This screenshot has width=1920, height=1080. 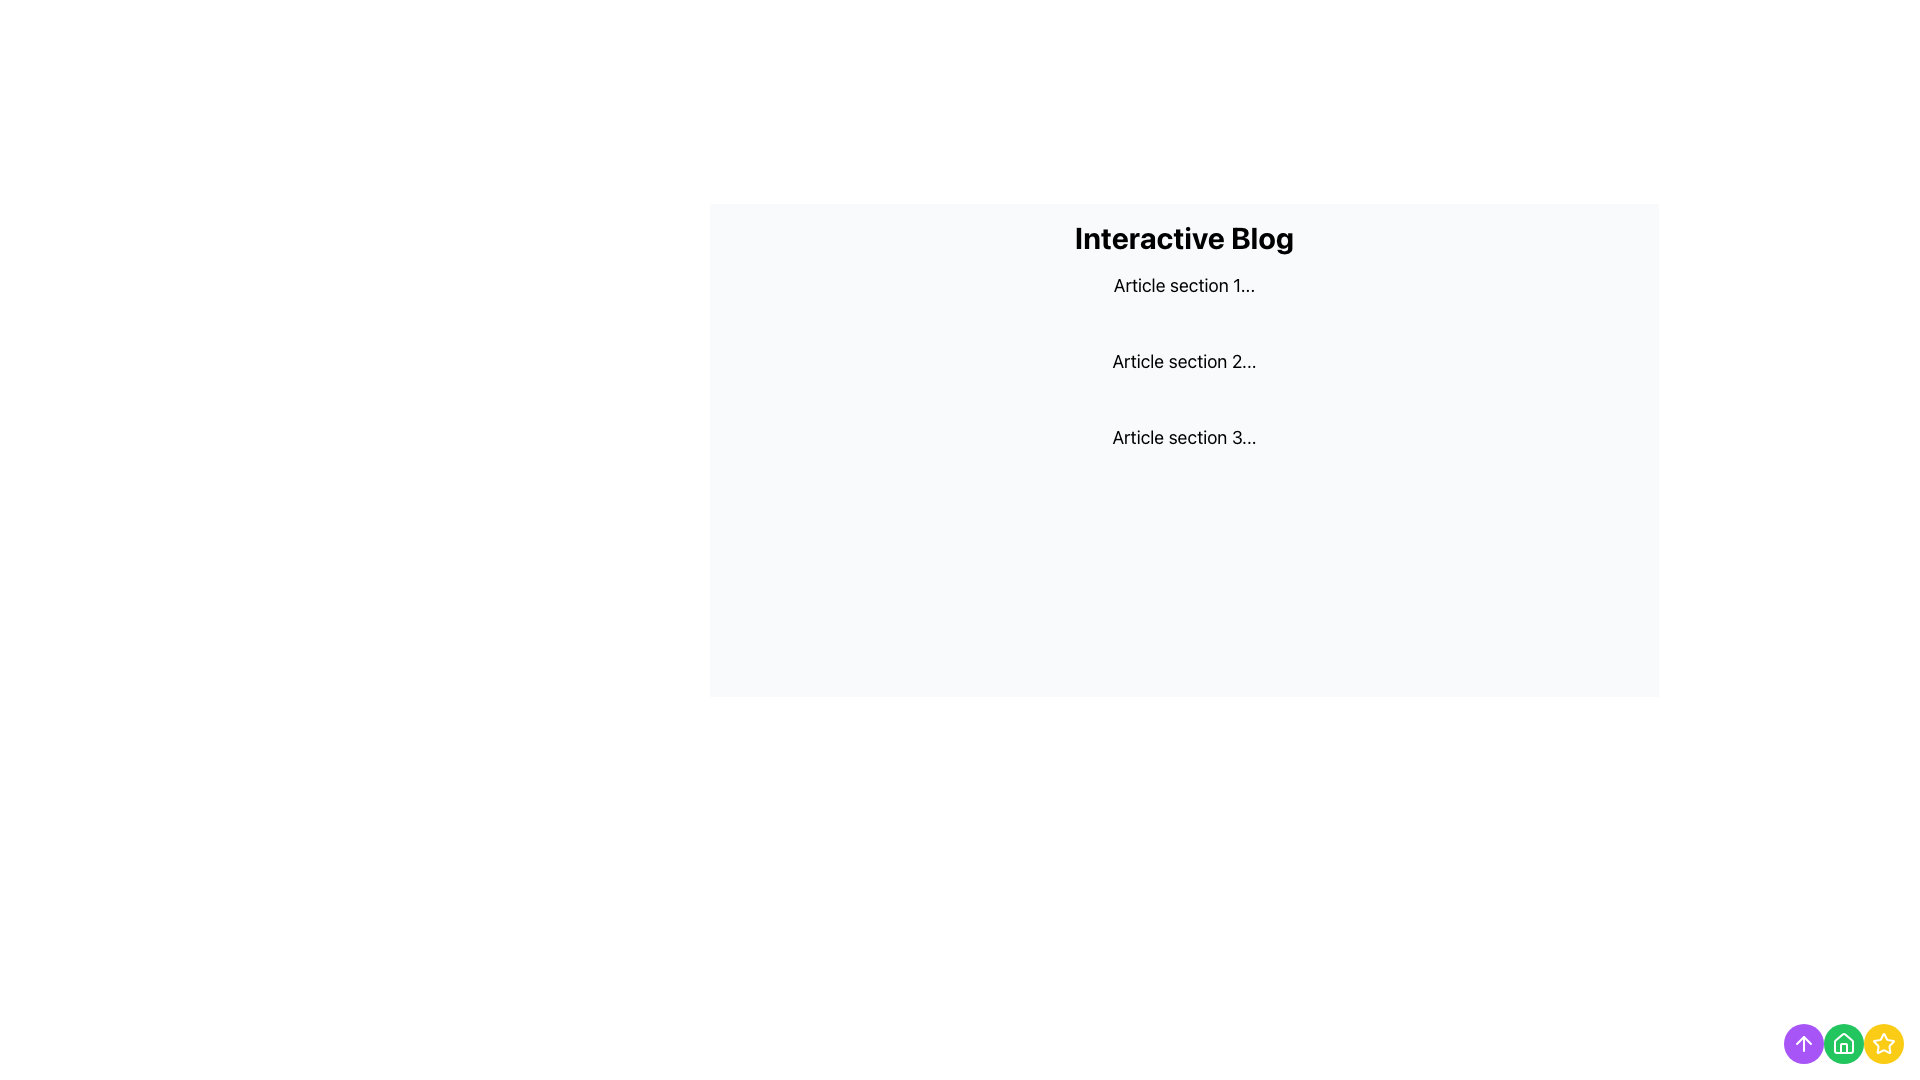 I want to click on the green house icon located at the bottom right corner of the interface, so click(x=1842, y=1041).